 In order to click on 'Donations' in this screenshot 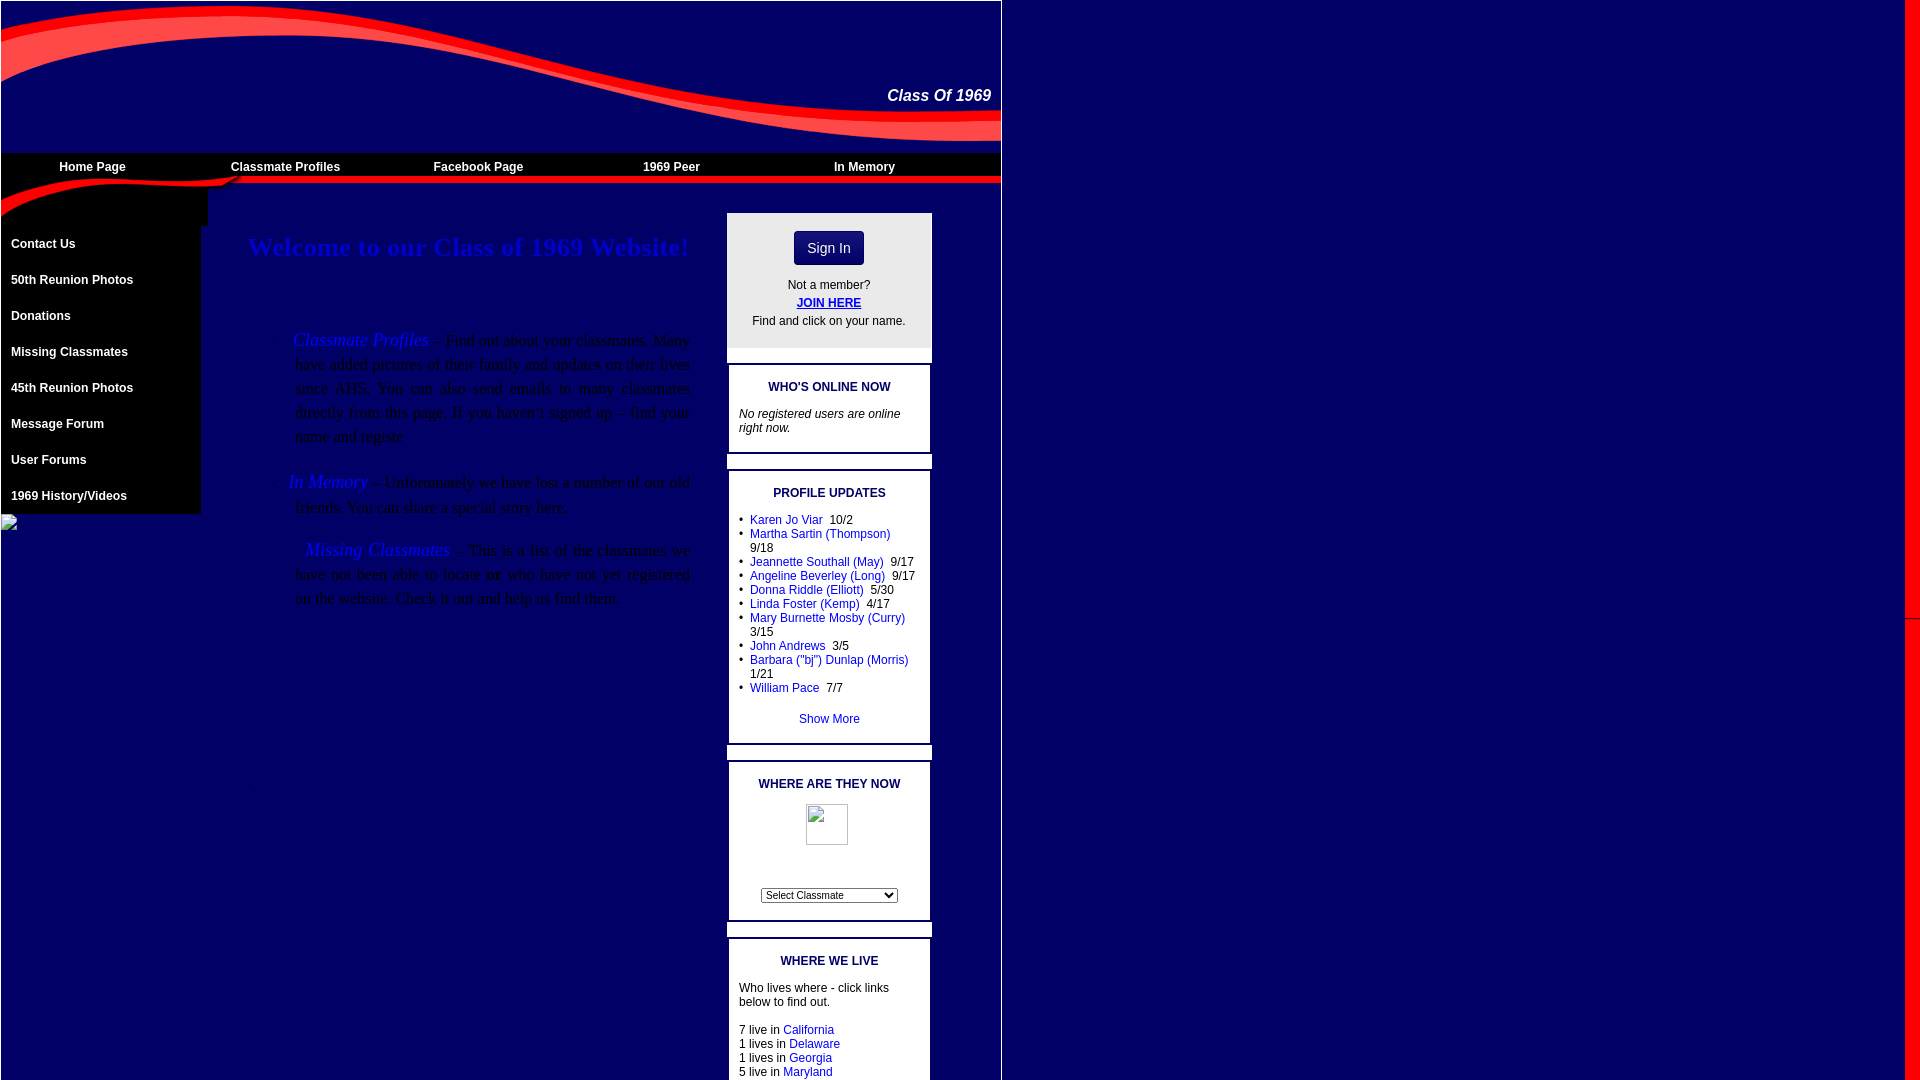, I will do `click(99, 315)`.